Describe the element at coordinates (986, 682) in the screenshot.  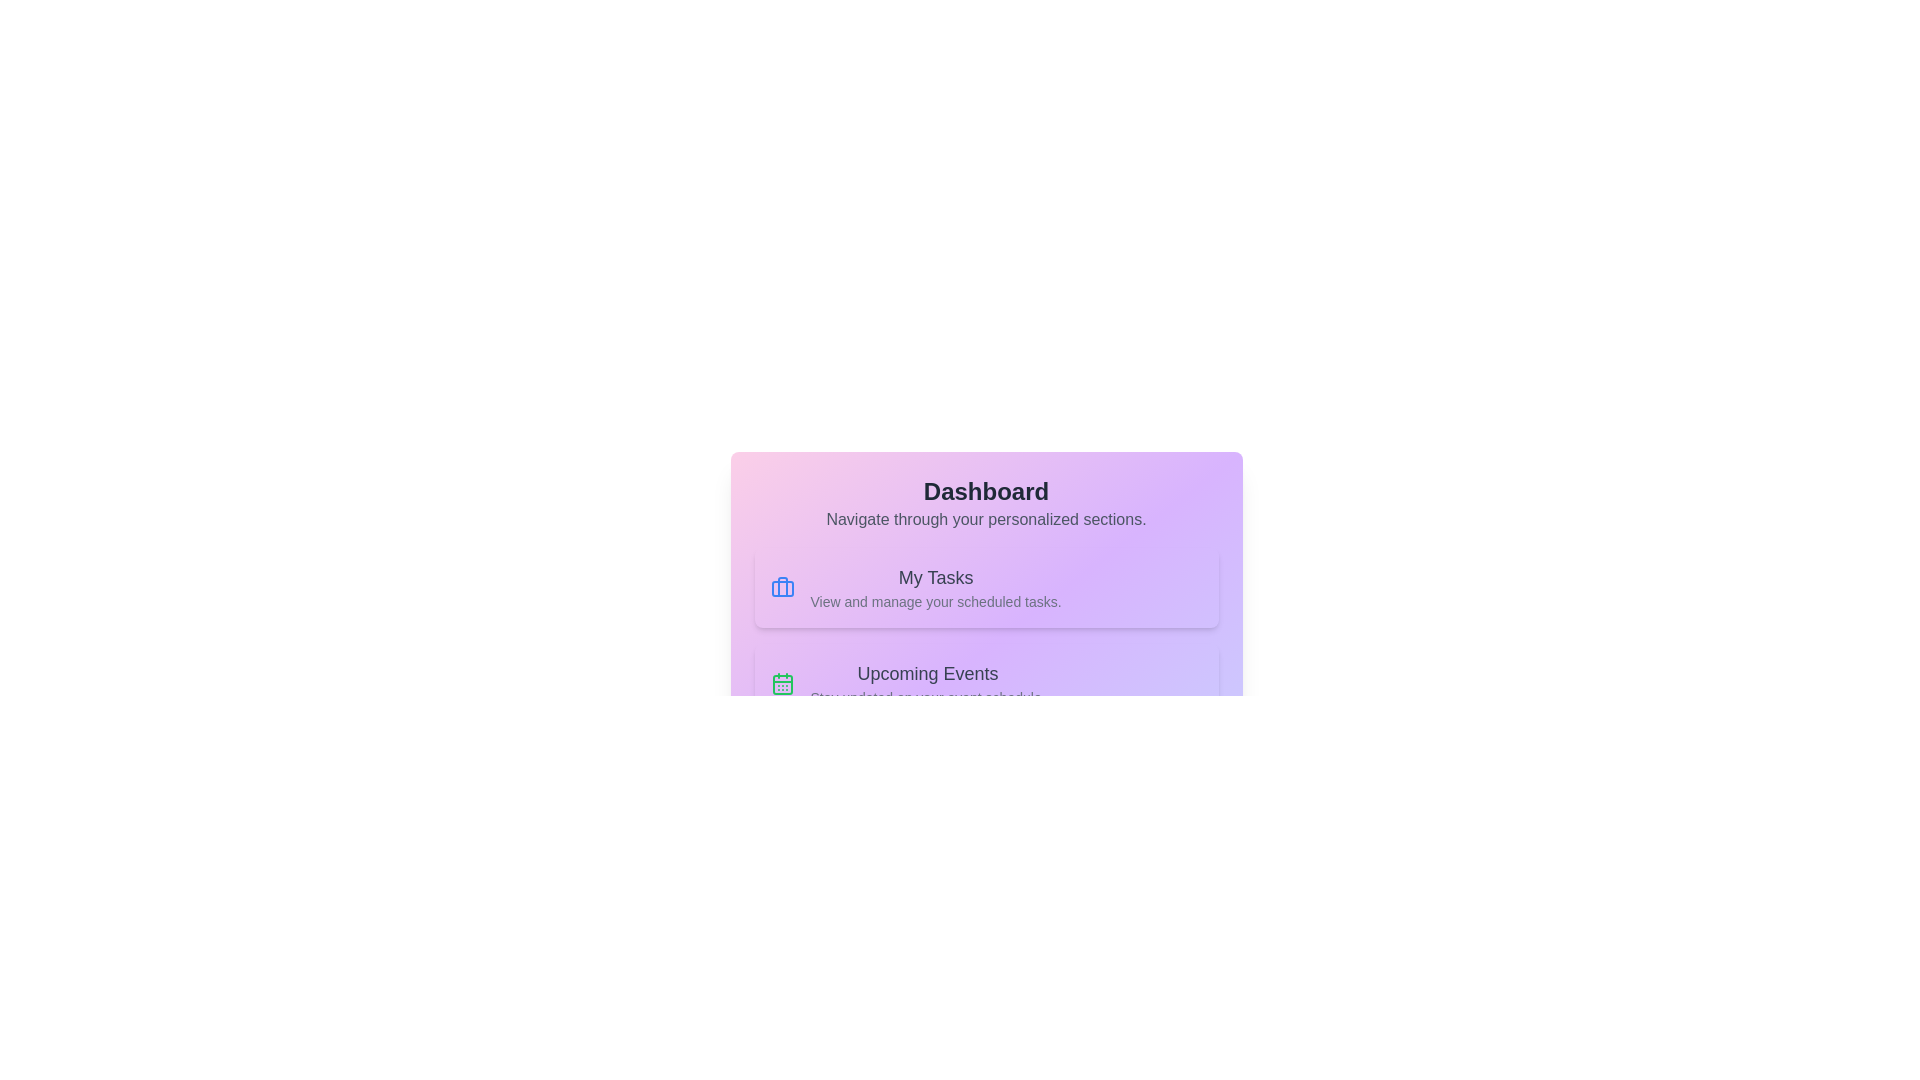
I see `the section corresponding to Upcoming Events` at that location.